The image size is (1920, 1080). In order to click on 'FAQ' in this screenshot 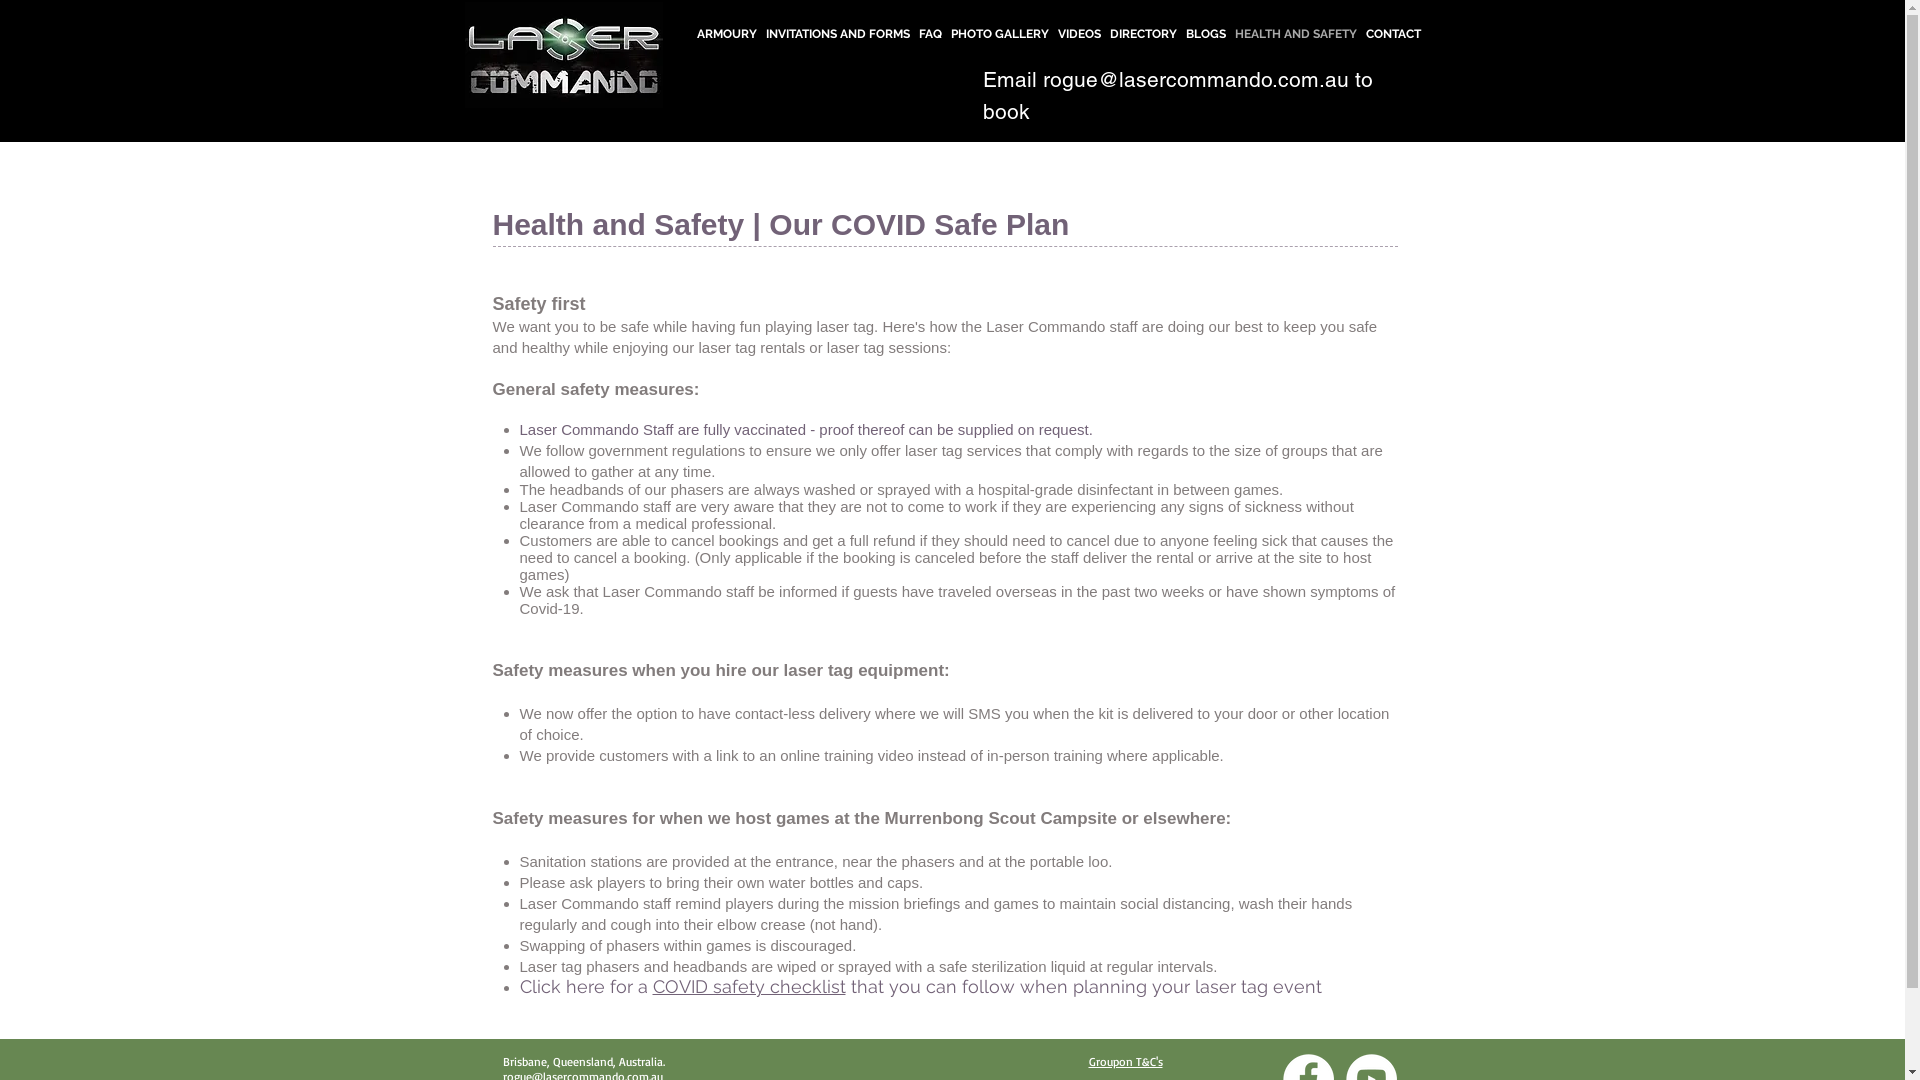, I will do `click(929, 34)`.